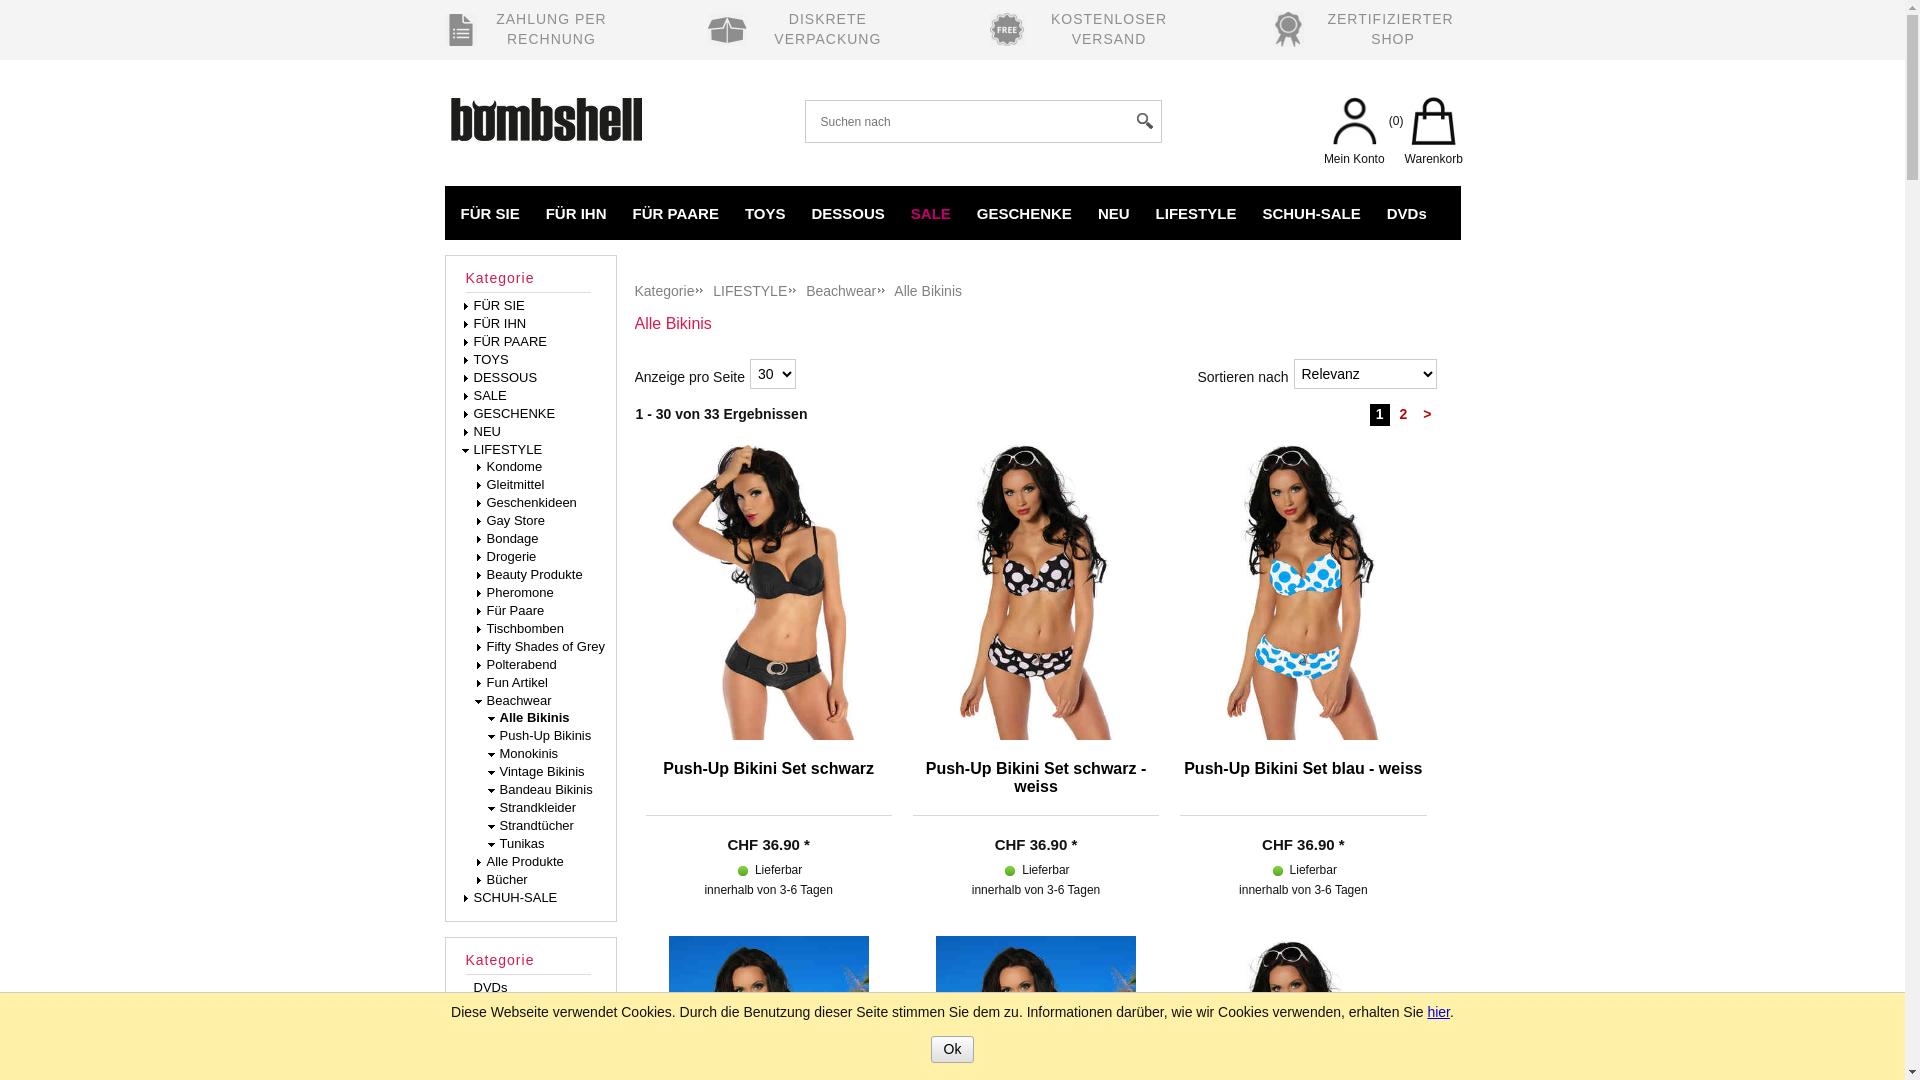  I want to click on ' Kondome', so click(485, 466).